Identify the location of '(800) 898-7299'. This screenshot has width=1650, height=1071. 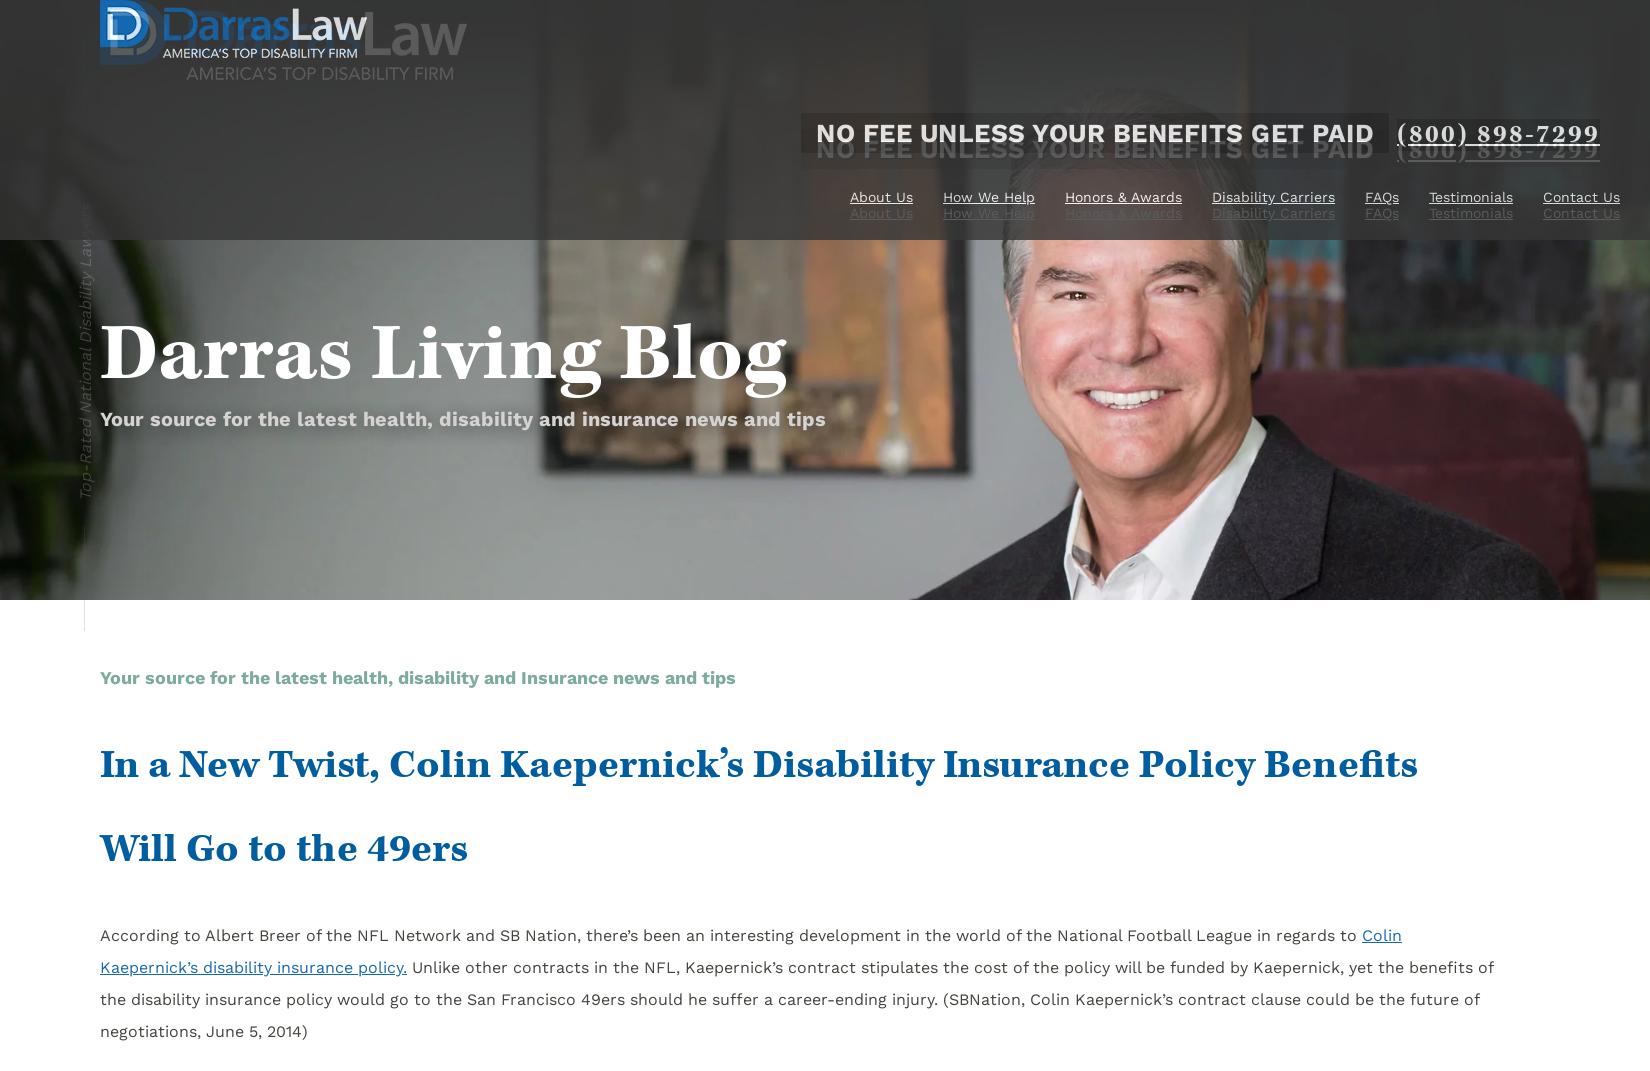
(1396, 151).